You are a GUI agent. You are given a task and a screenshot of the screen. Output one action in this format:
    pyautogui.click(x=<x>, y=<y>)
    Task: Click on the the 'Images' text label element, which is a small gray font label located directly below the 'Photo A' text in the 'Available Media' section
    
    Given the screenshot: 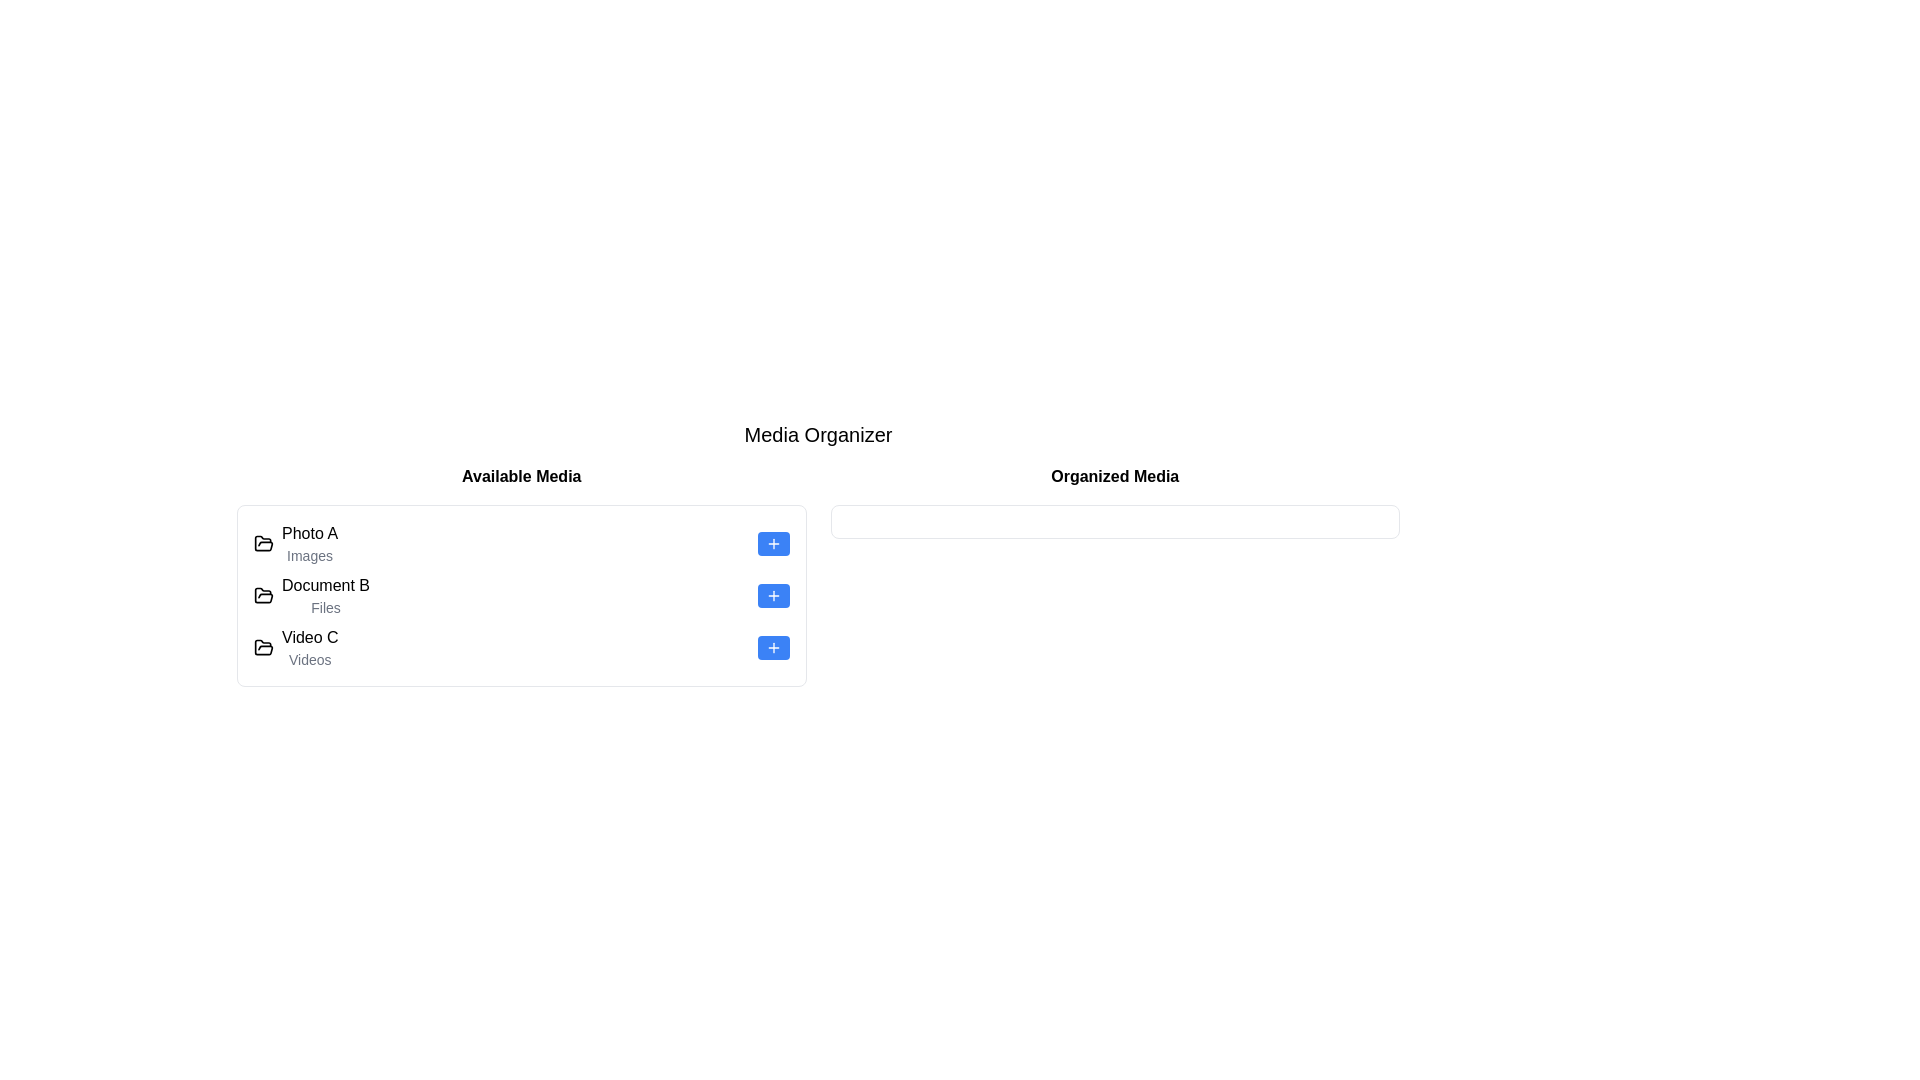 What is the action you would take?
    pyautogui.click(x=309, y=555)
    